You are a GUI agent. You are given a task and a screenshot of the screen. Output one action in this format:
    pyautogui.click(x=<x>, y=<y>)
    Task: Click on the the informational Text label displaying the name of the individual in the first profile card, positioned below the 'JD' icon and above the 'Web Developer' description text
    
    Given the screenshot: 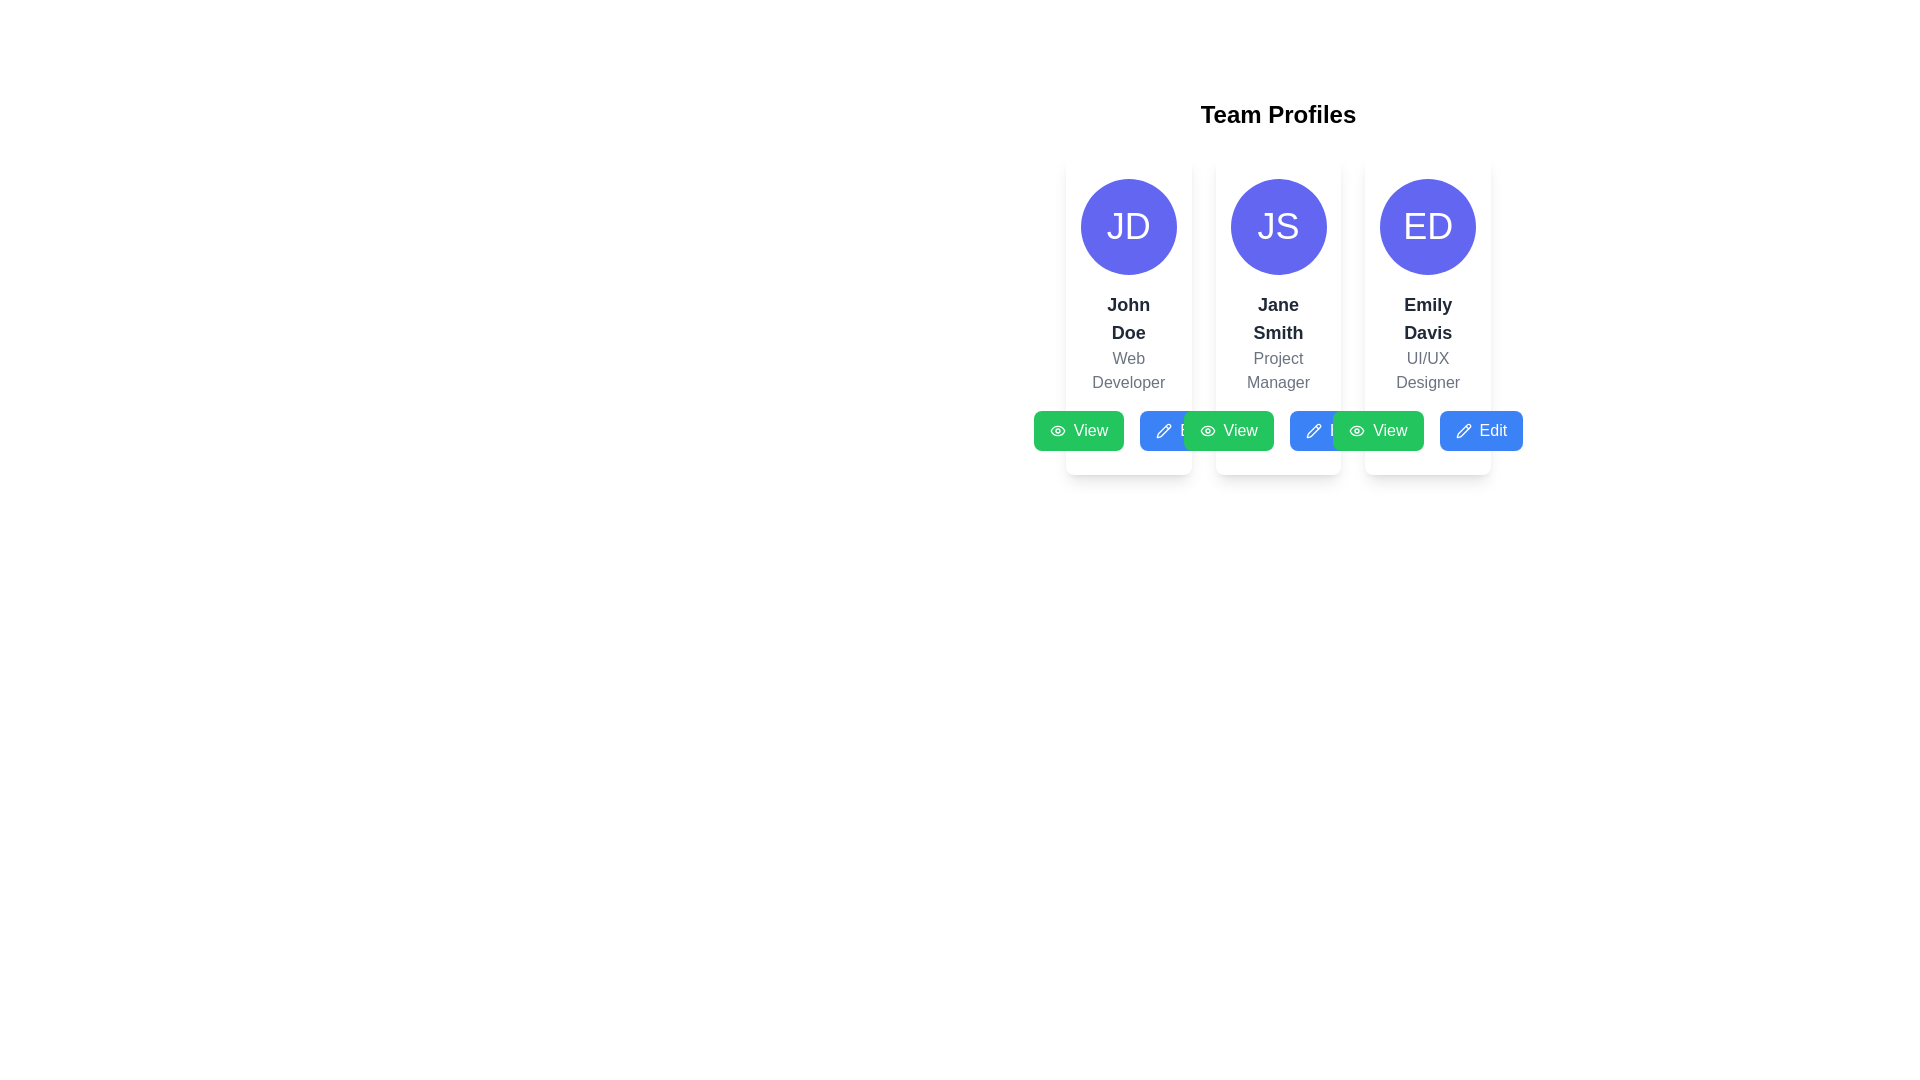 What is the action you would take?
    pyautogui.click(x=1128, y=318)
    